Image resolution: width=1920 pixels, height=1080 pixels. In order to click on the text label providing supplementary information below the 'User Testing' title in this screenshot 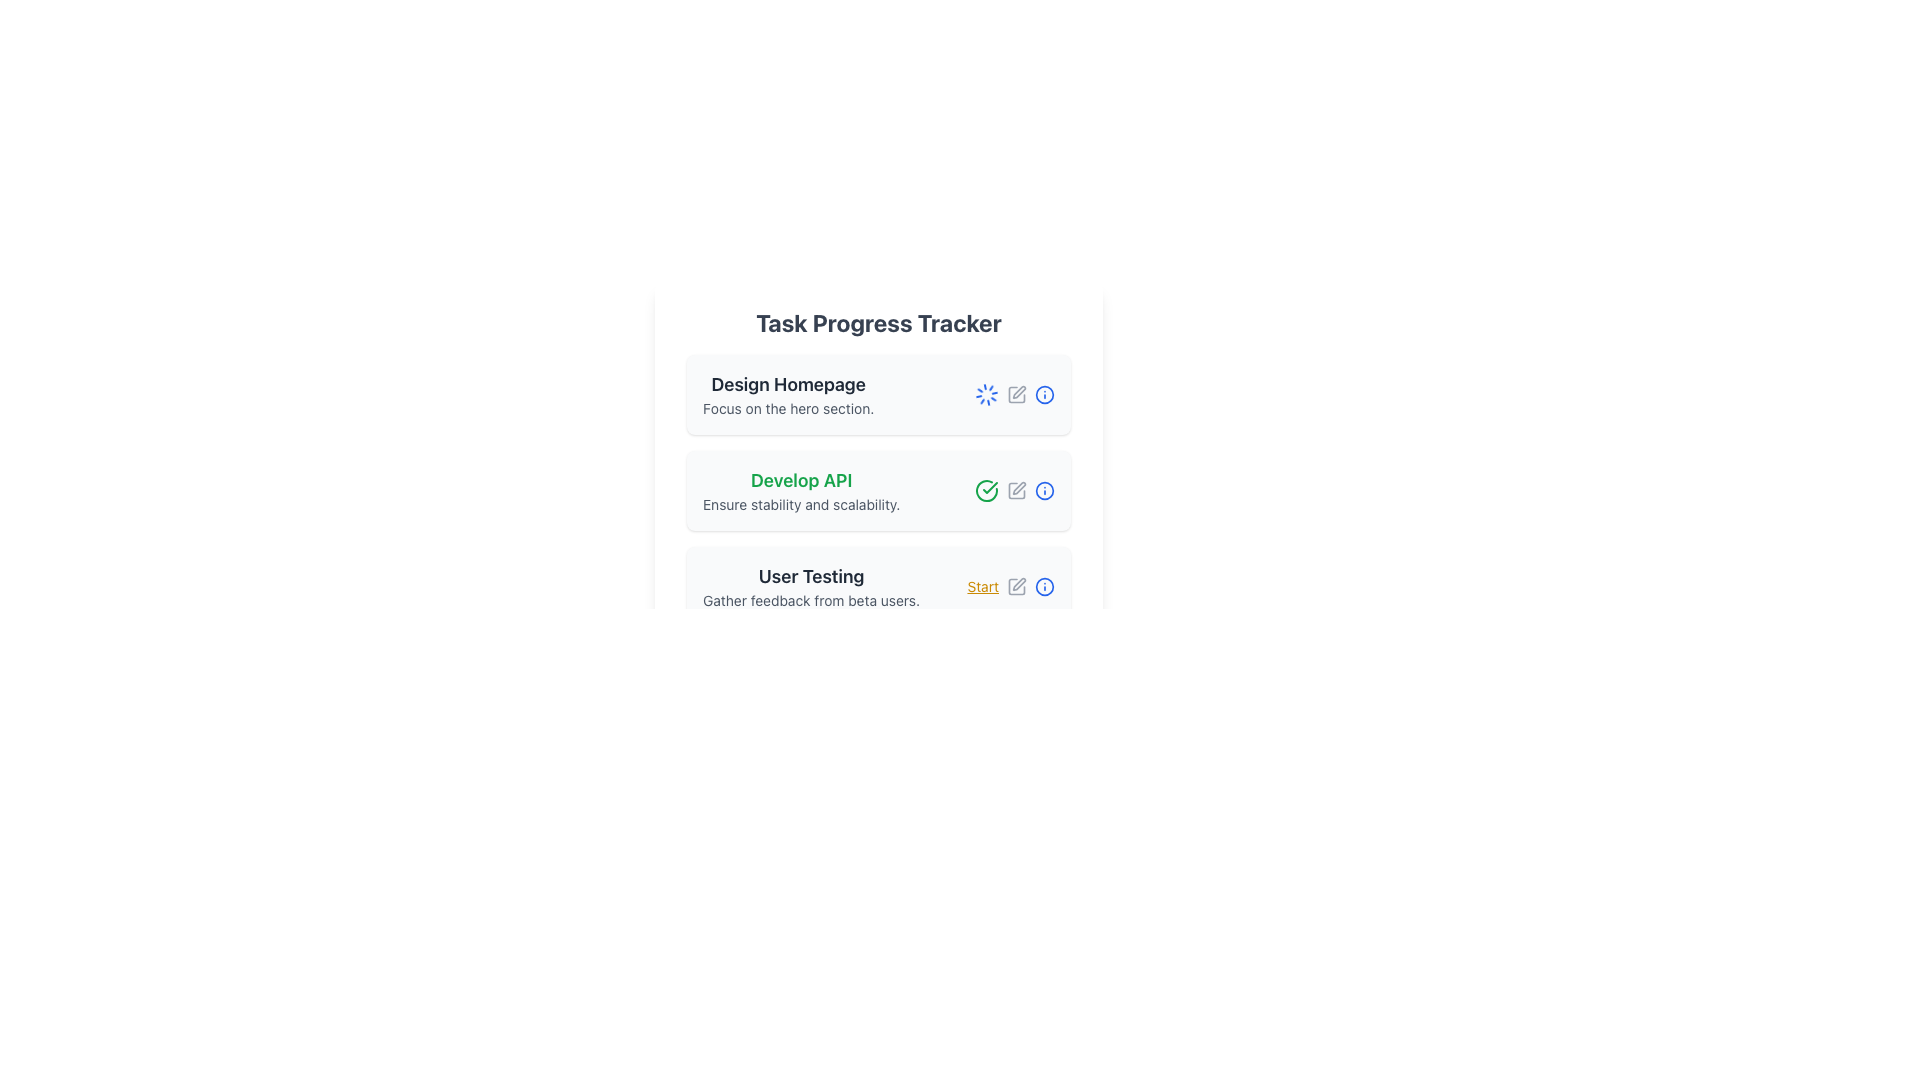, I will do `click(811, 600)`.